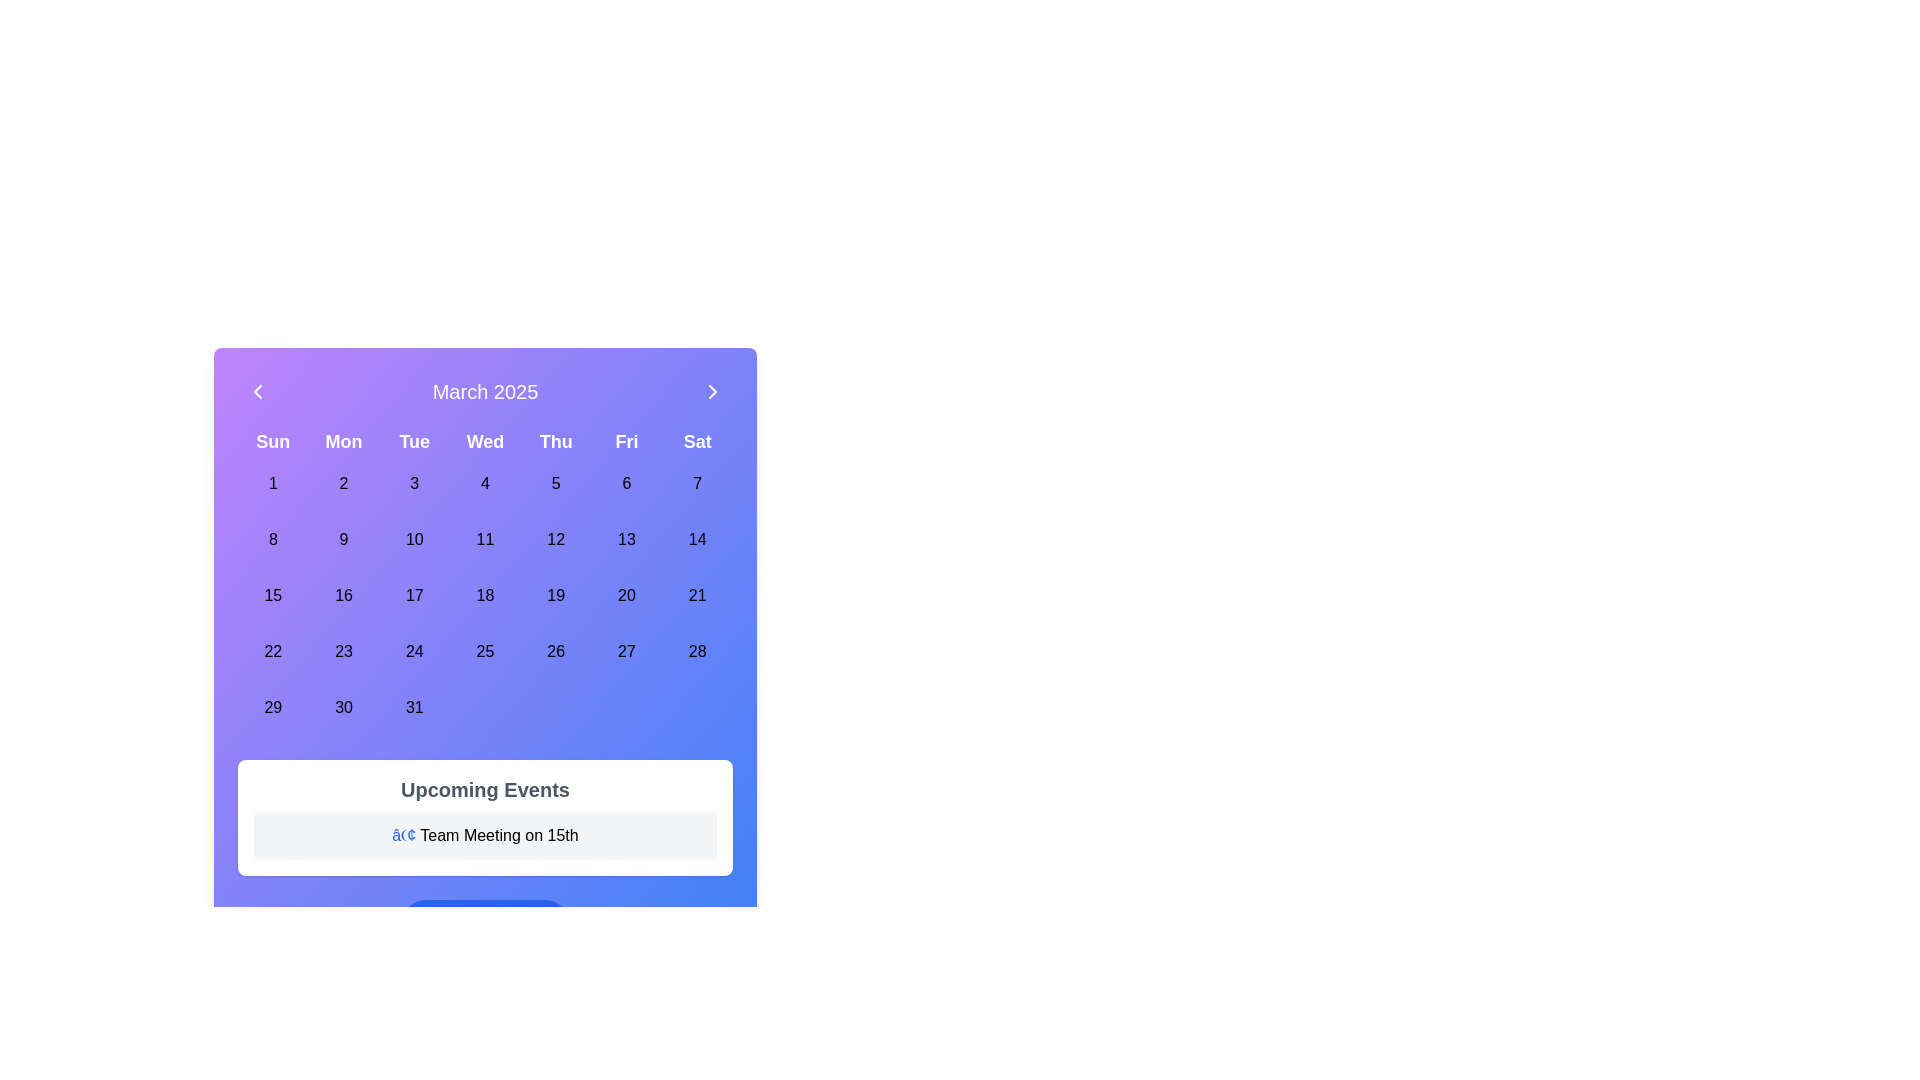 Image resolution: width=1920 pixels, height=1080 pixels. What do you see at coordinates (485, 817) in the screenshot?
I see `the informational widget displaying upcoming scheduled events, specifically the 'Team Meeting on 15th' event located beneath the calendar grid in the 'Upcoming Events' section` at bounding box center [485, 817].